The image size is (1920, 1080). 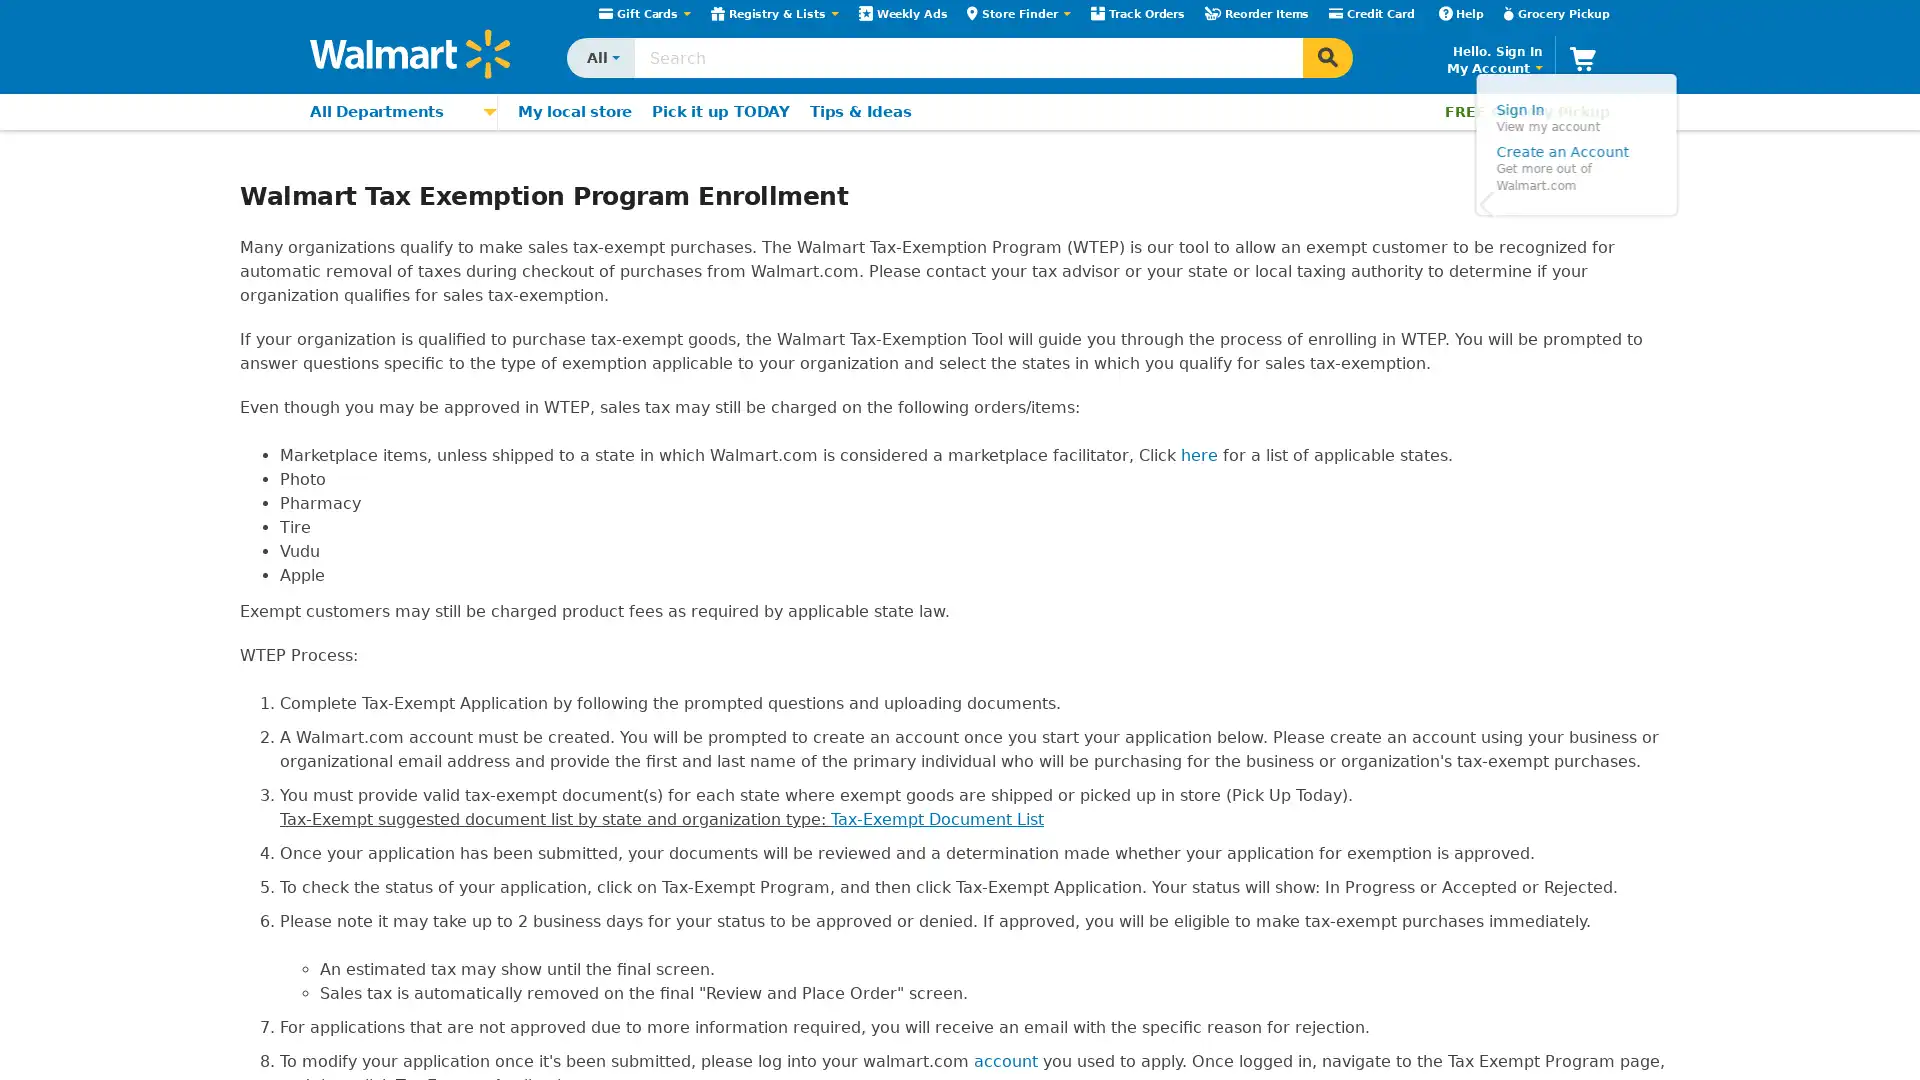 I want to click on Search, so click(x=1328, y=56).